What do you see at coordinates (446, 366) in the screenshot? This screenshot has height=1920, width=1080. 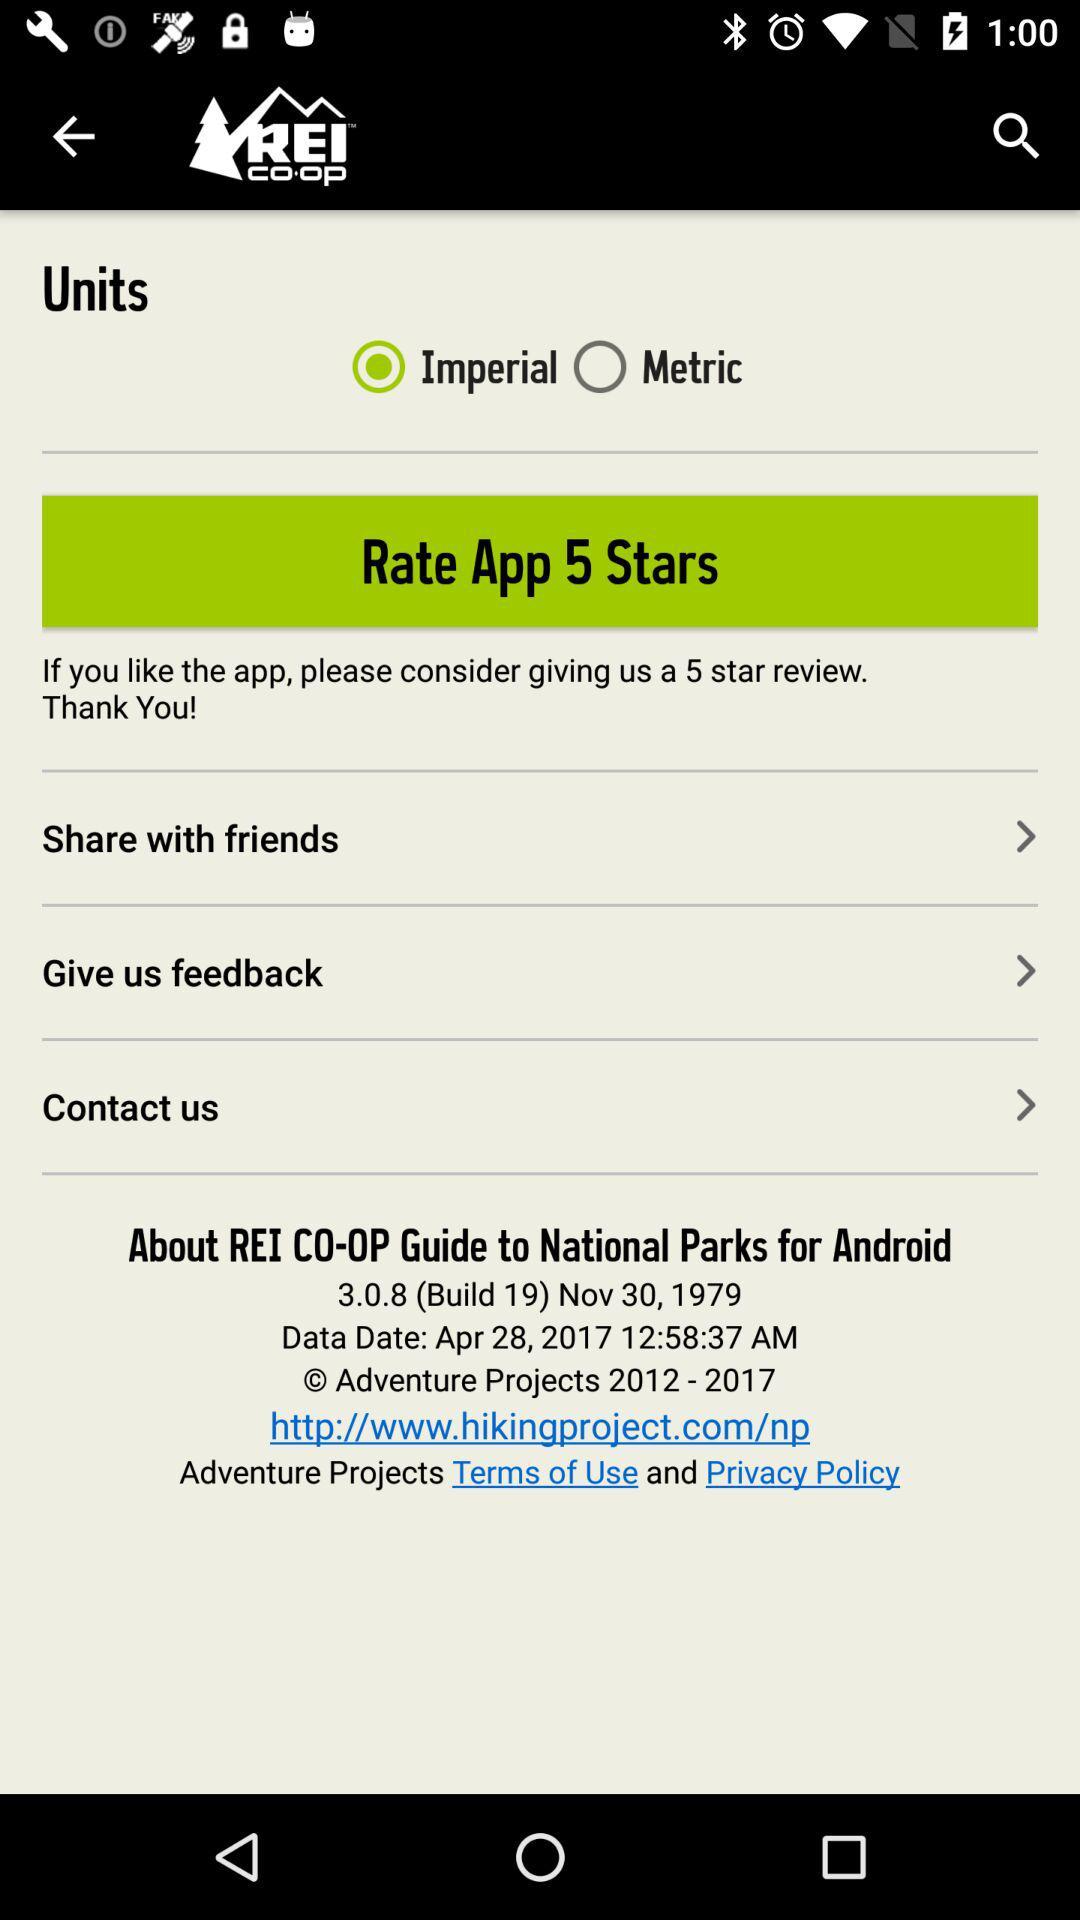 I see `icon next to metric icon` at bounding box center [446, 366].